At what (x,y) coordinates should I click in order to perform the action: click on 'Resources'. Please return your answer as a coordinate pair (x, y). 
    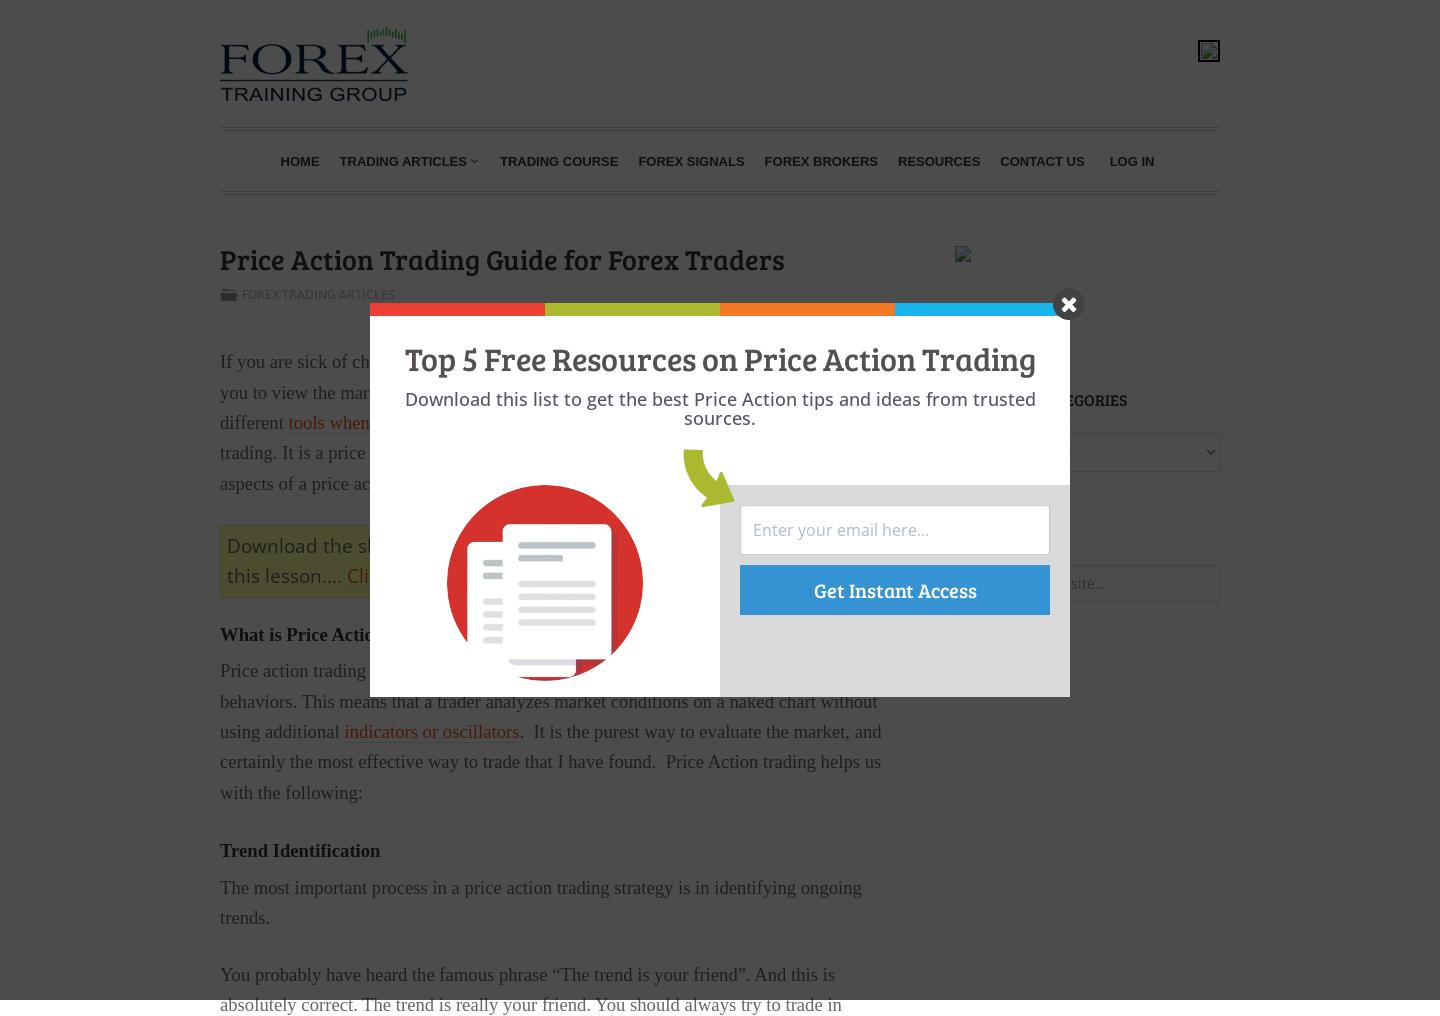
    Looking at the image, I should click on (939, 159).